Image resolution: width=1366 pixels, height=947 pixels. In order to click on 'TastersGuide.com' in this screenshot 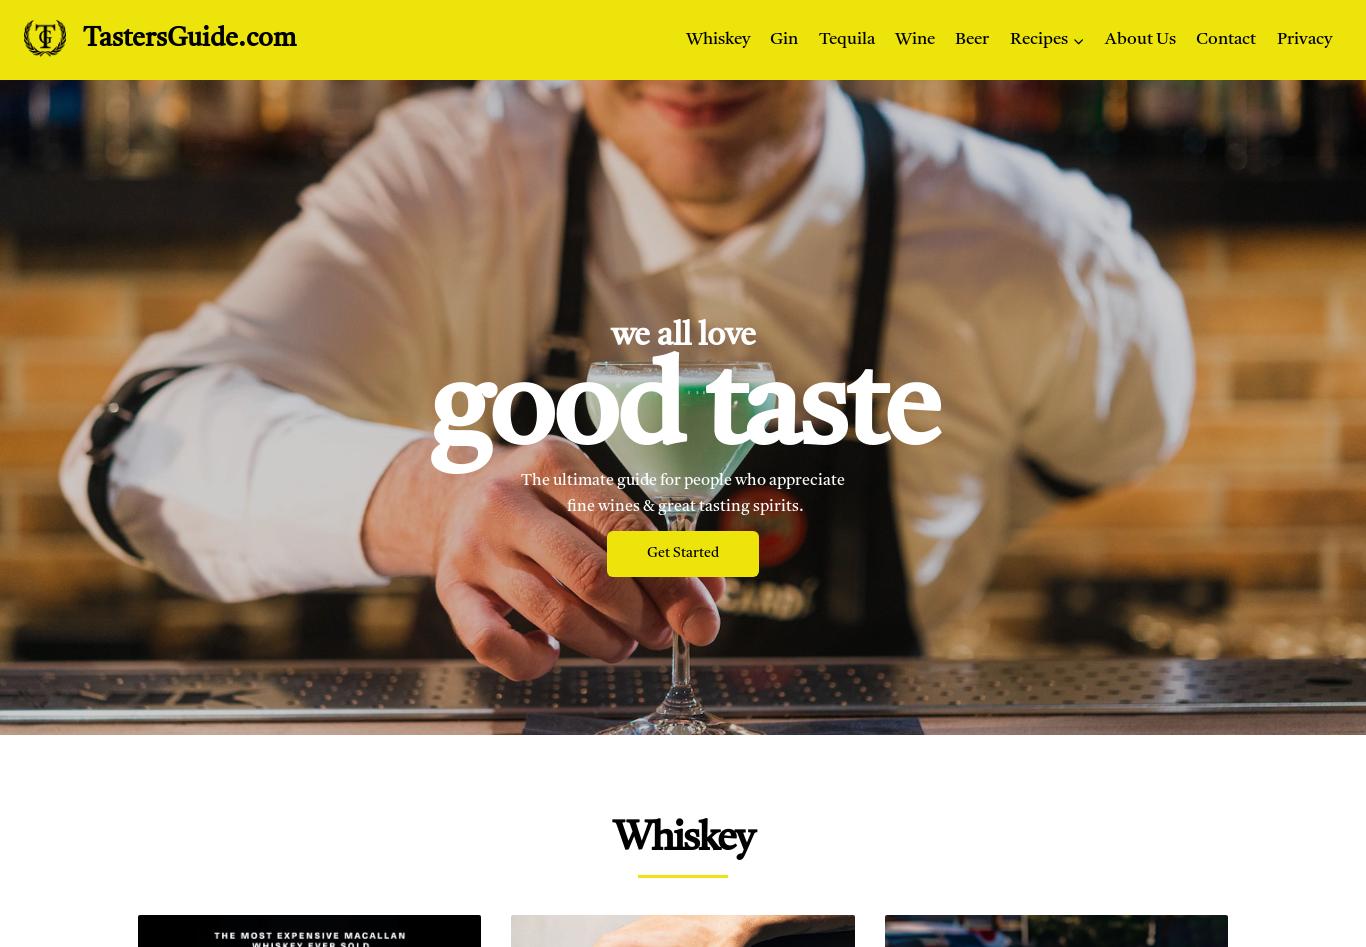, I will do `click(188, 39)`.